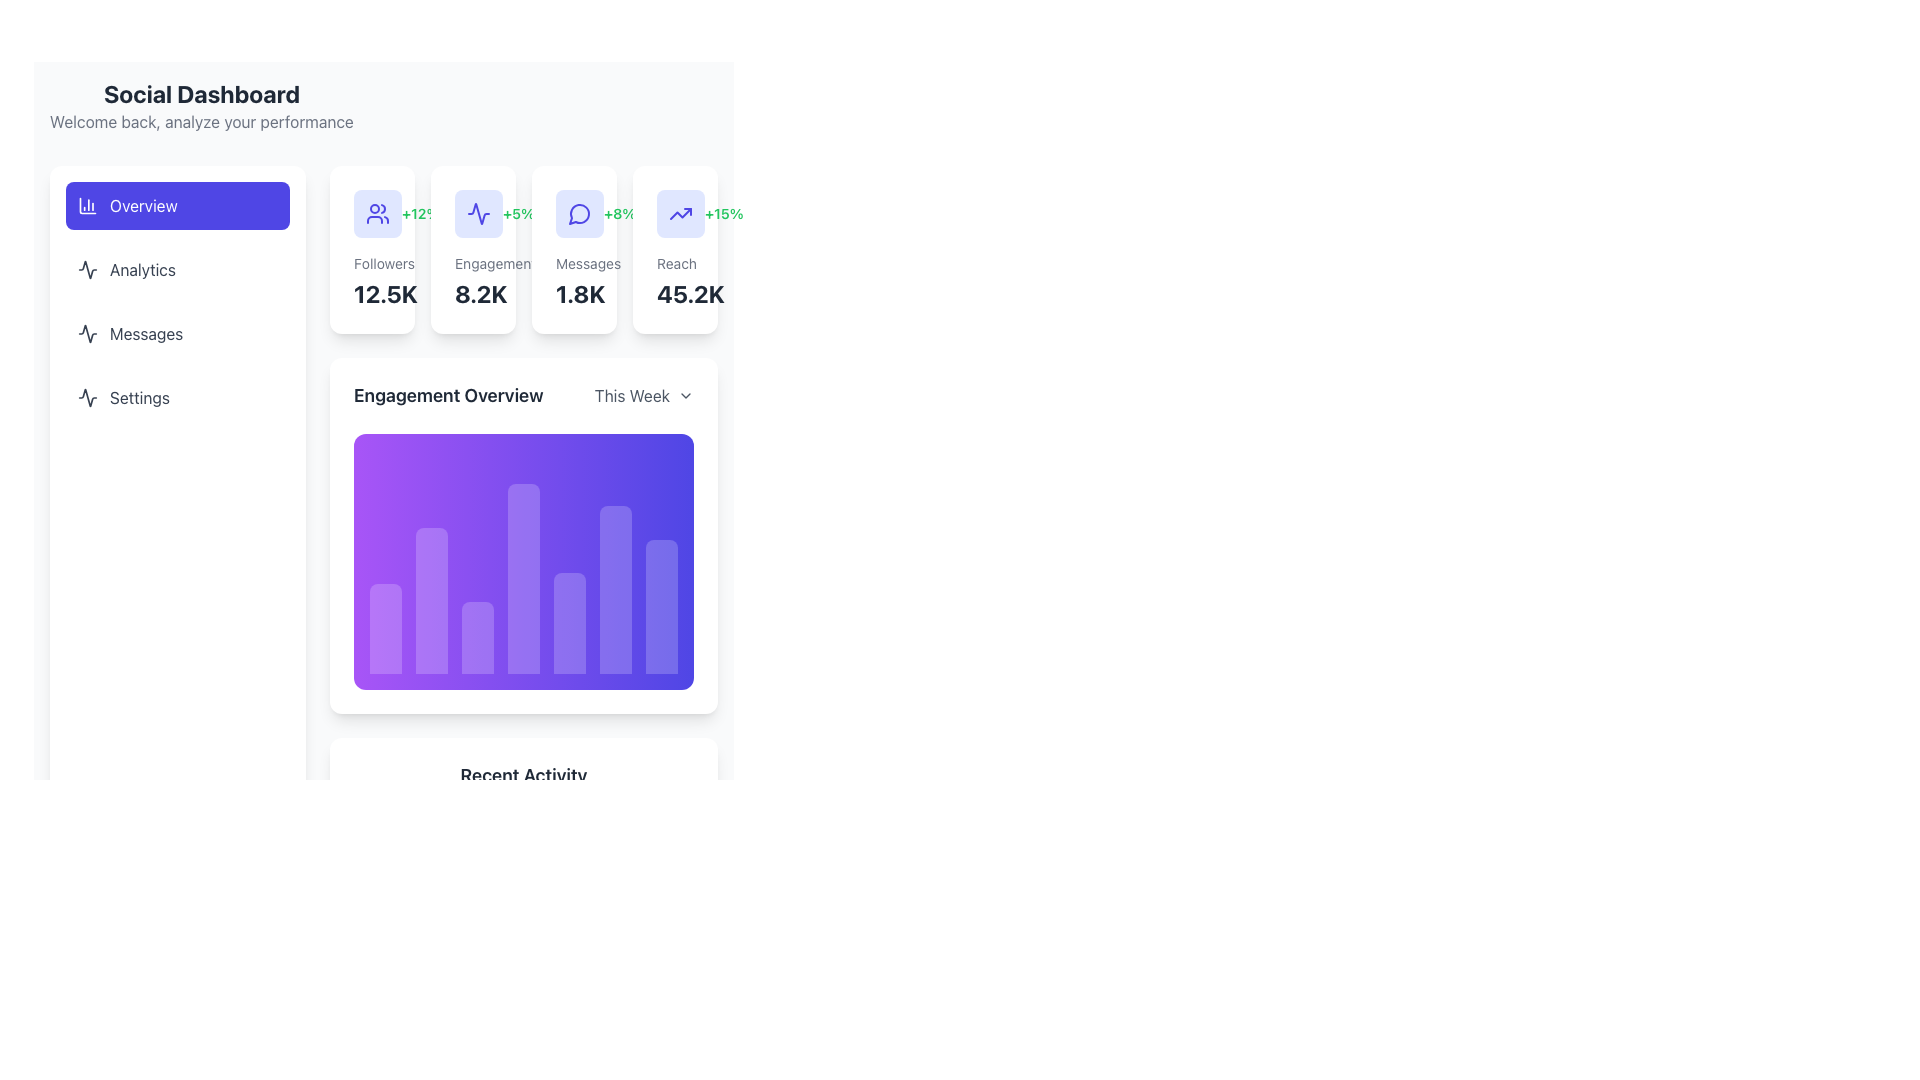 The image size is (1920, 1080). What do you see at coordinates (675, 293) in the screenshot?
I see `the statistics display for 'Reach', which is located in the bottom section of a card, beneath the smaller text 'Reach'` at bounding box center [675, 293].